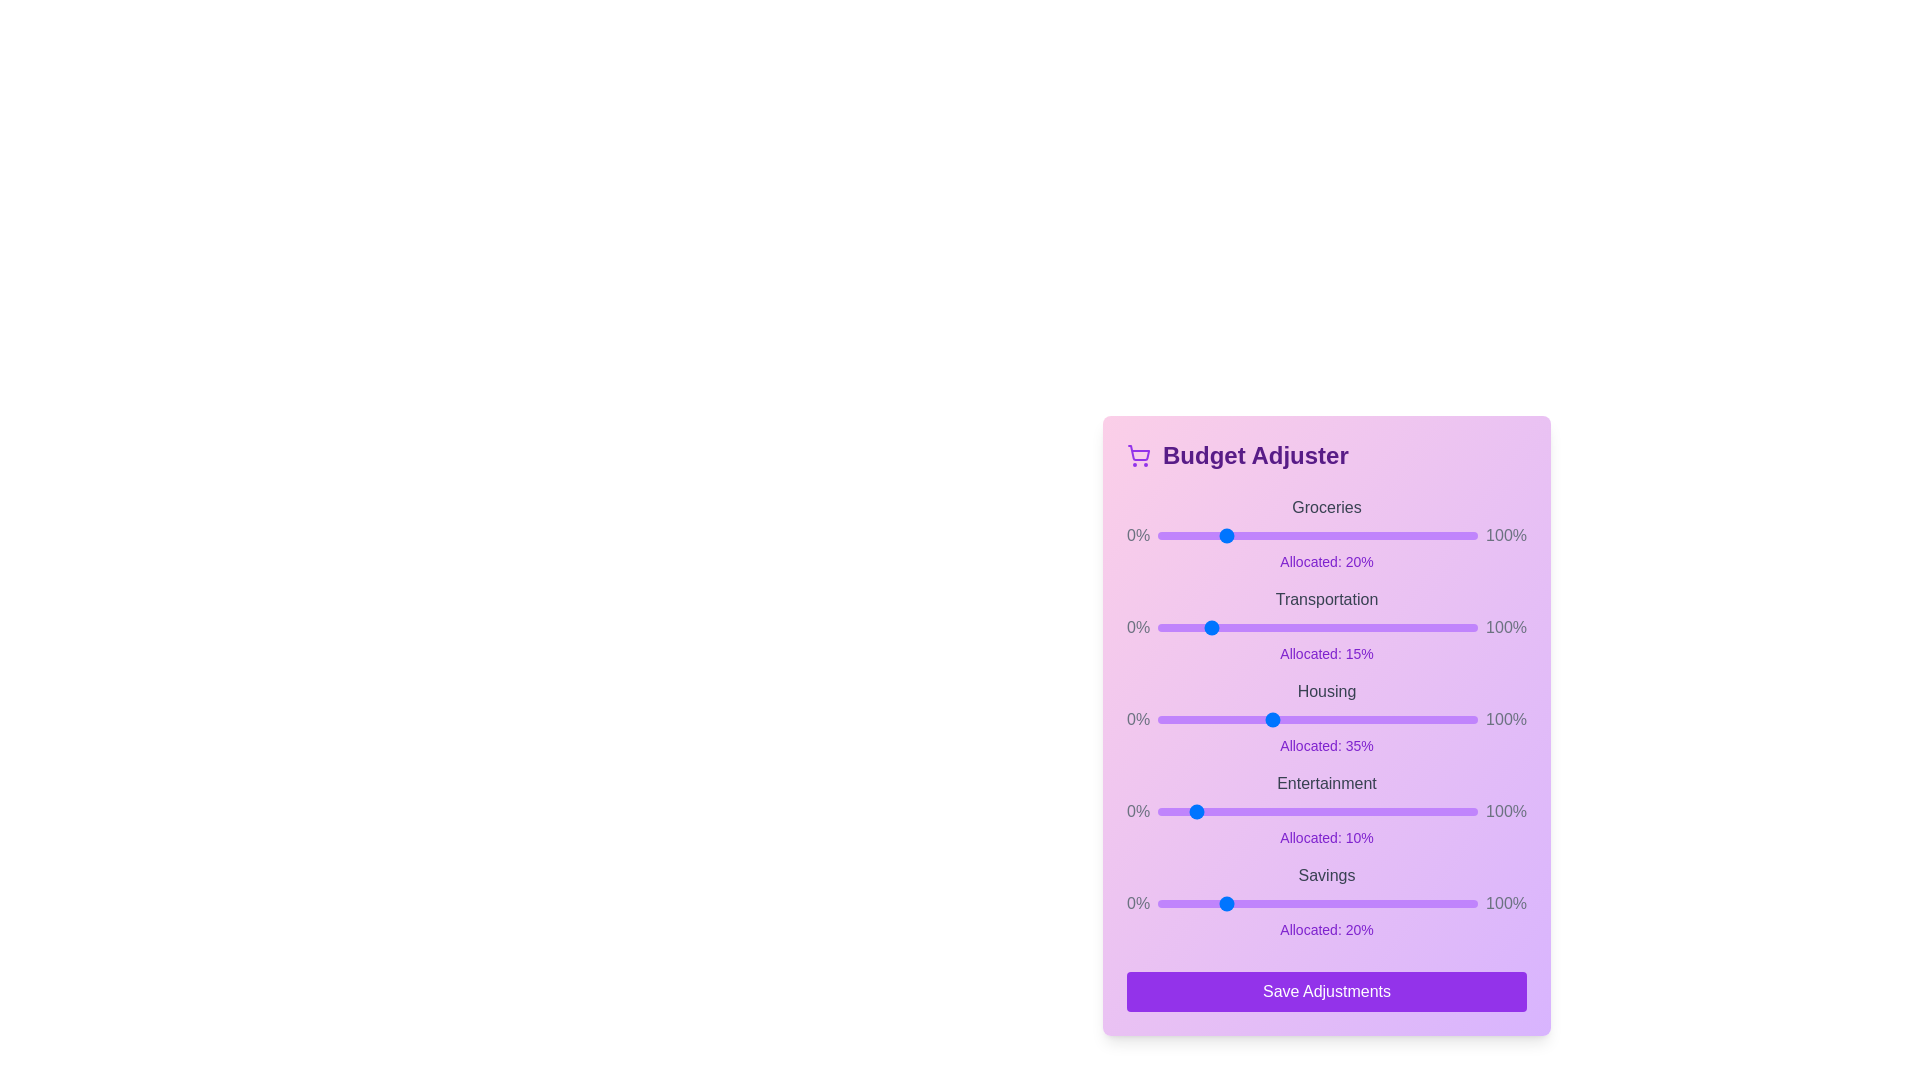 This screenshot has height=1080, width=1920. Describe the element at coordinates (1365, 535) in the screenshot. I see `the slider for a specific category to set its allocation to 65%` at that location.